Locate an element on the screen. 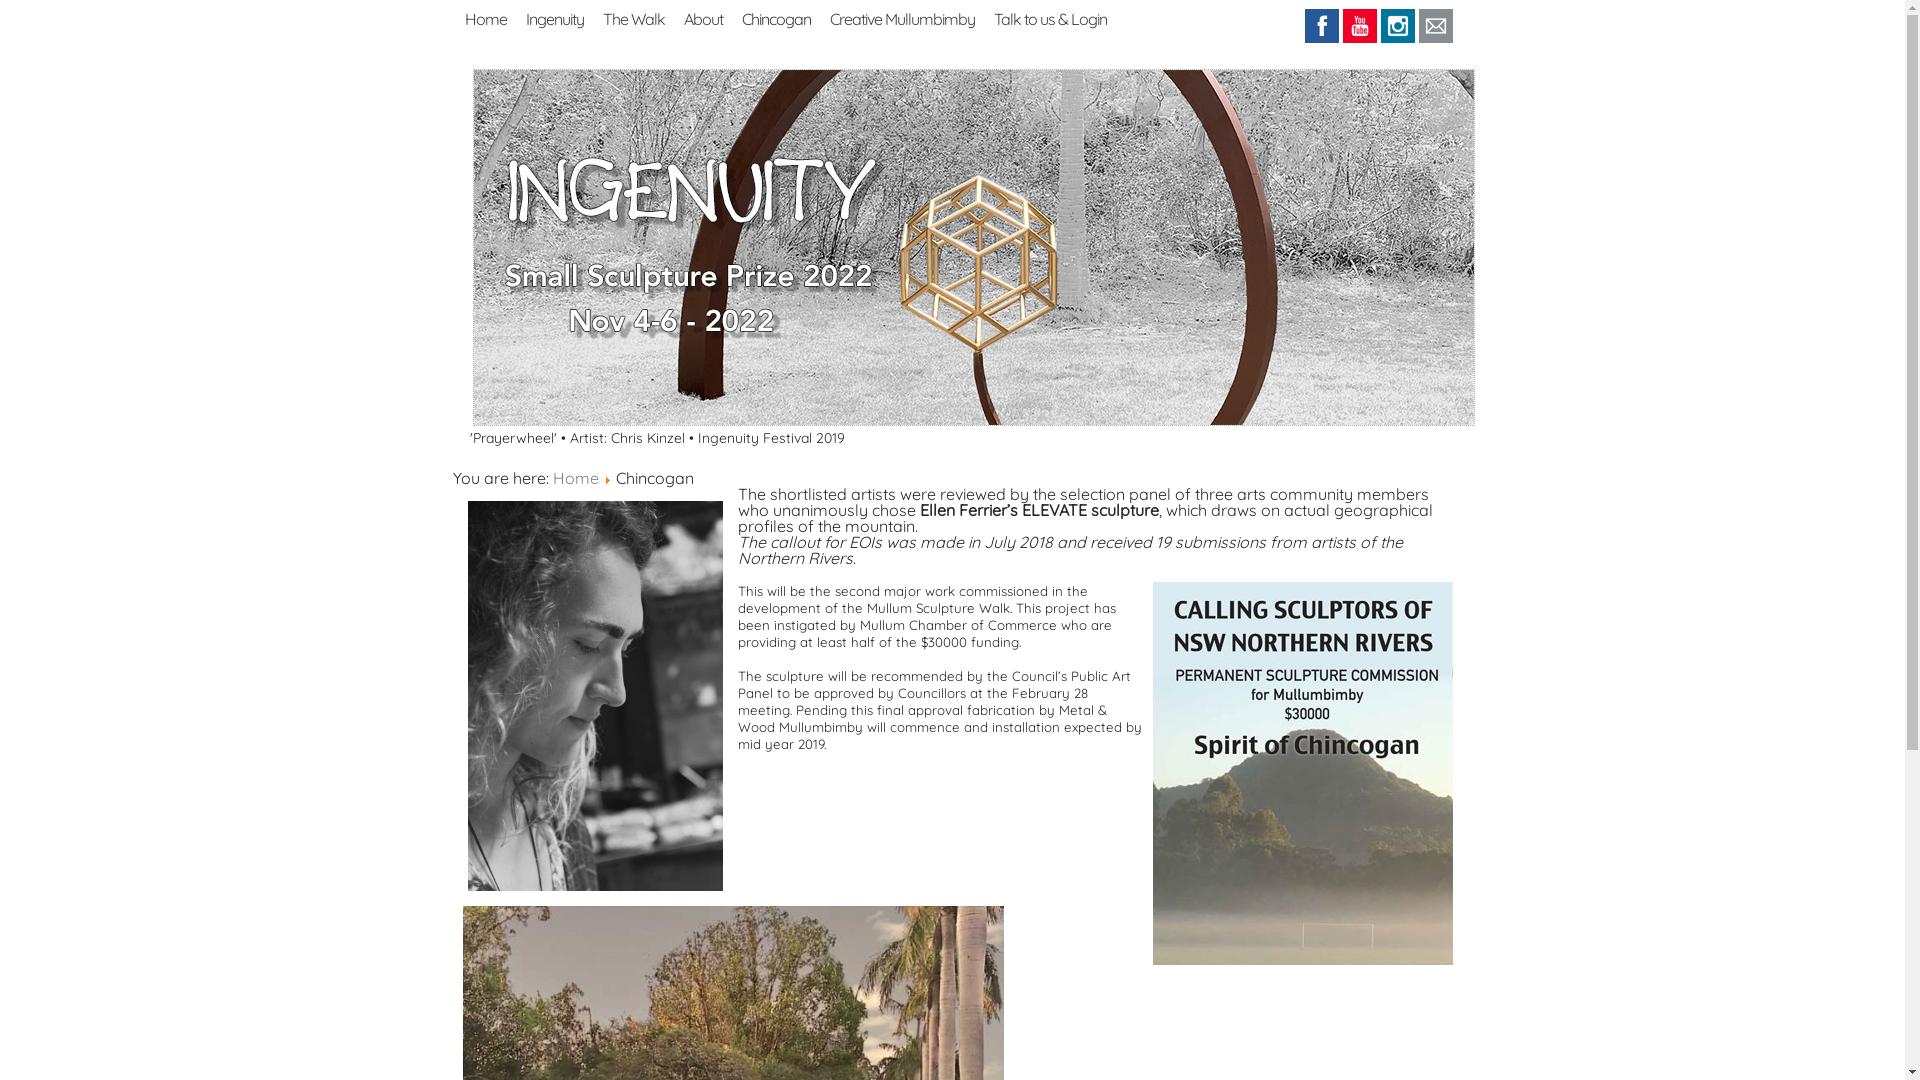 The width and height of the screenshot is (1920, 1080). 'Ingenuity' is located at coordinates (555, 16).